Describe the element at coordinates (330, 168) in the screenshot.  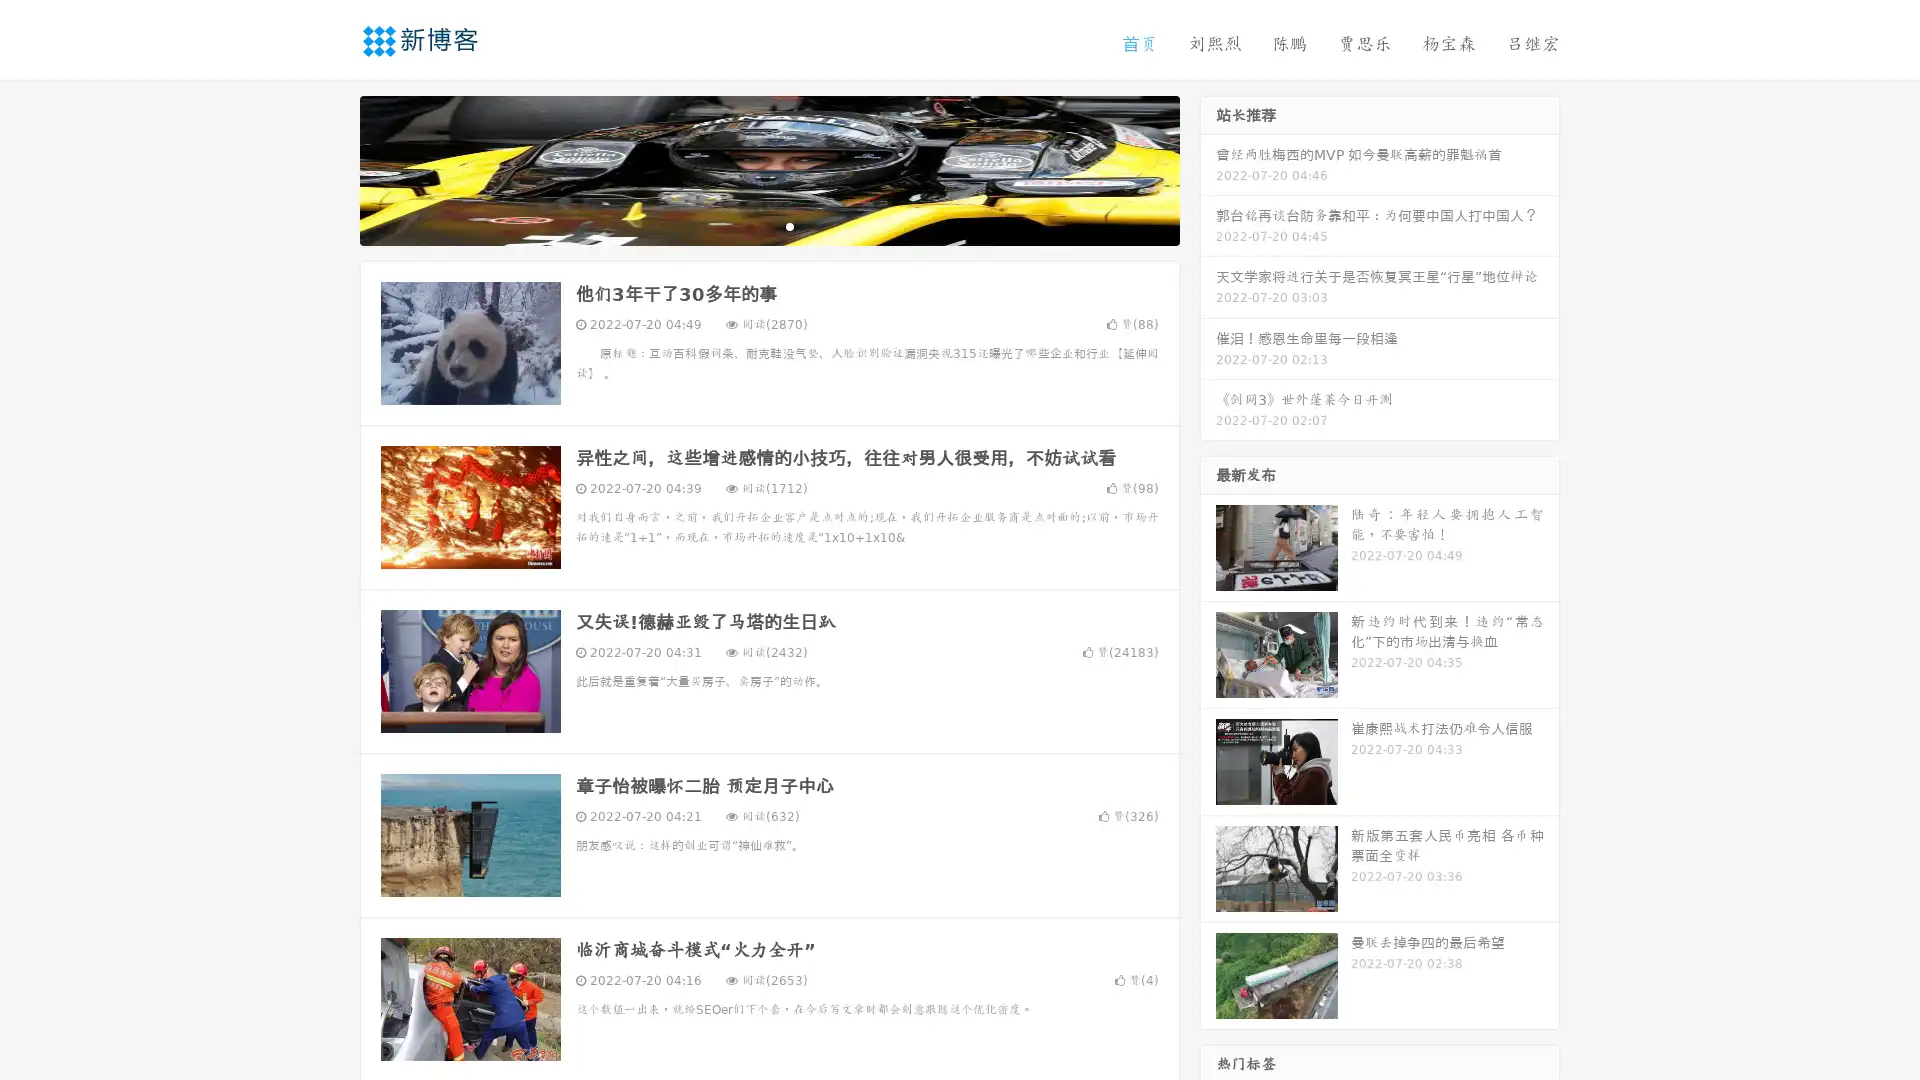
I see `Previous slide` at that location.